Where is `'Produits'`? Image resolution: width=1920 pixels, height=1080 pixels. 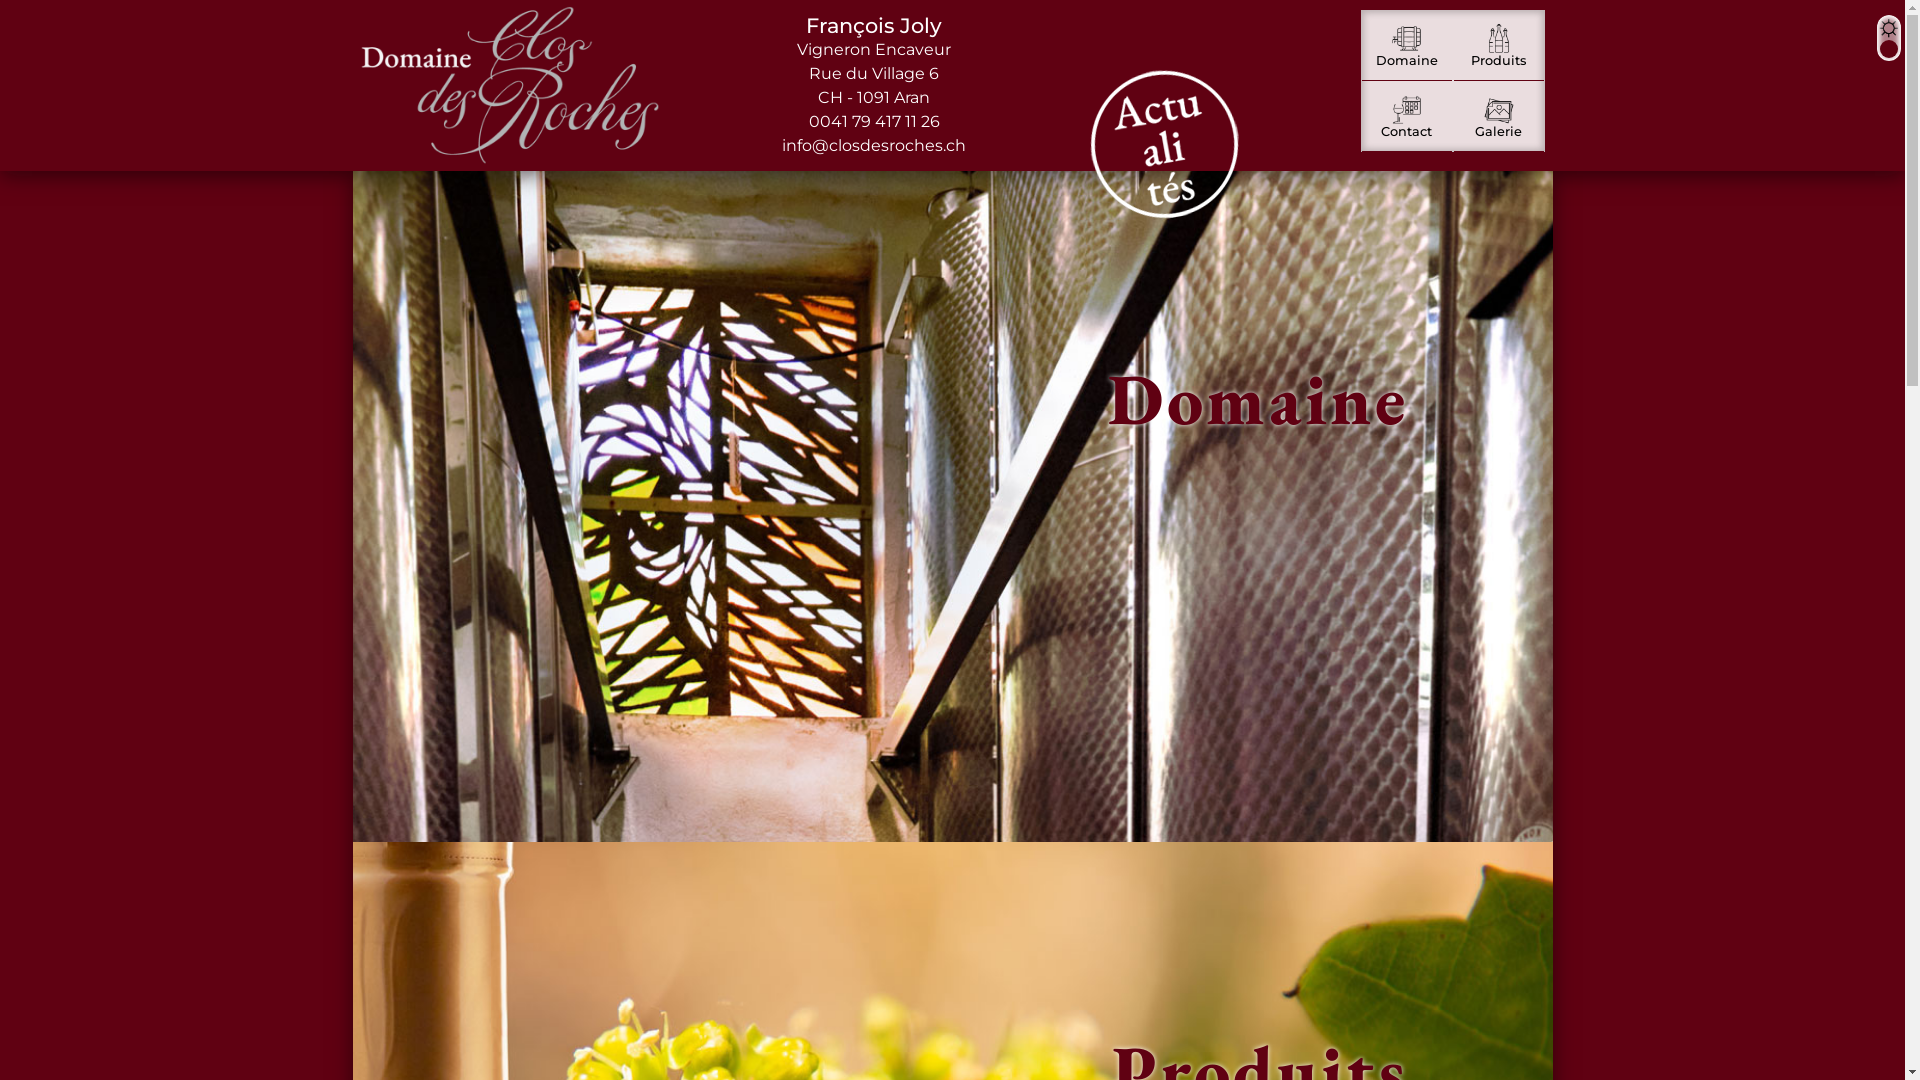 'Produits' is located at coordinates (1498, 45).